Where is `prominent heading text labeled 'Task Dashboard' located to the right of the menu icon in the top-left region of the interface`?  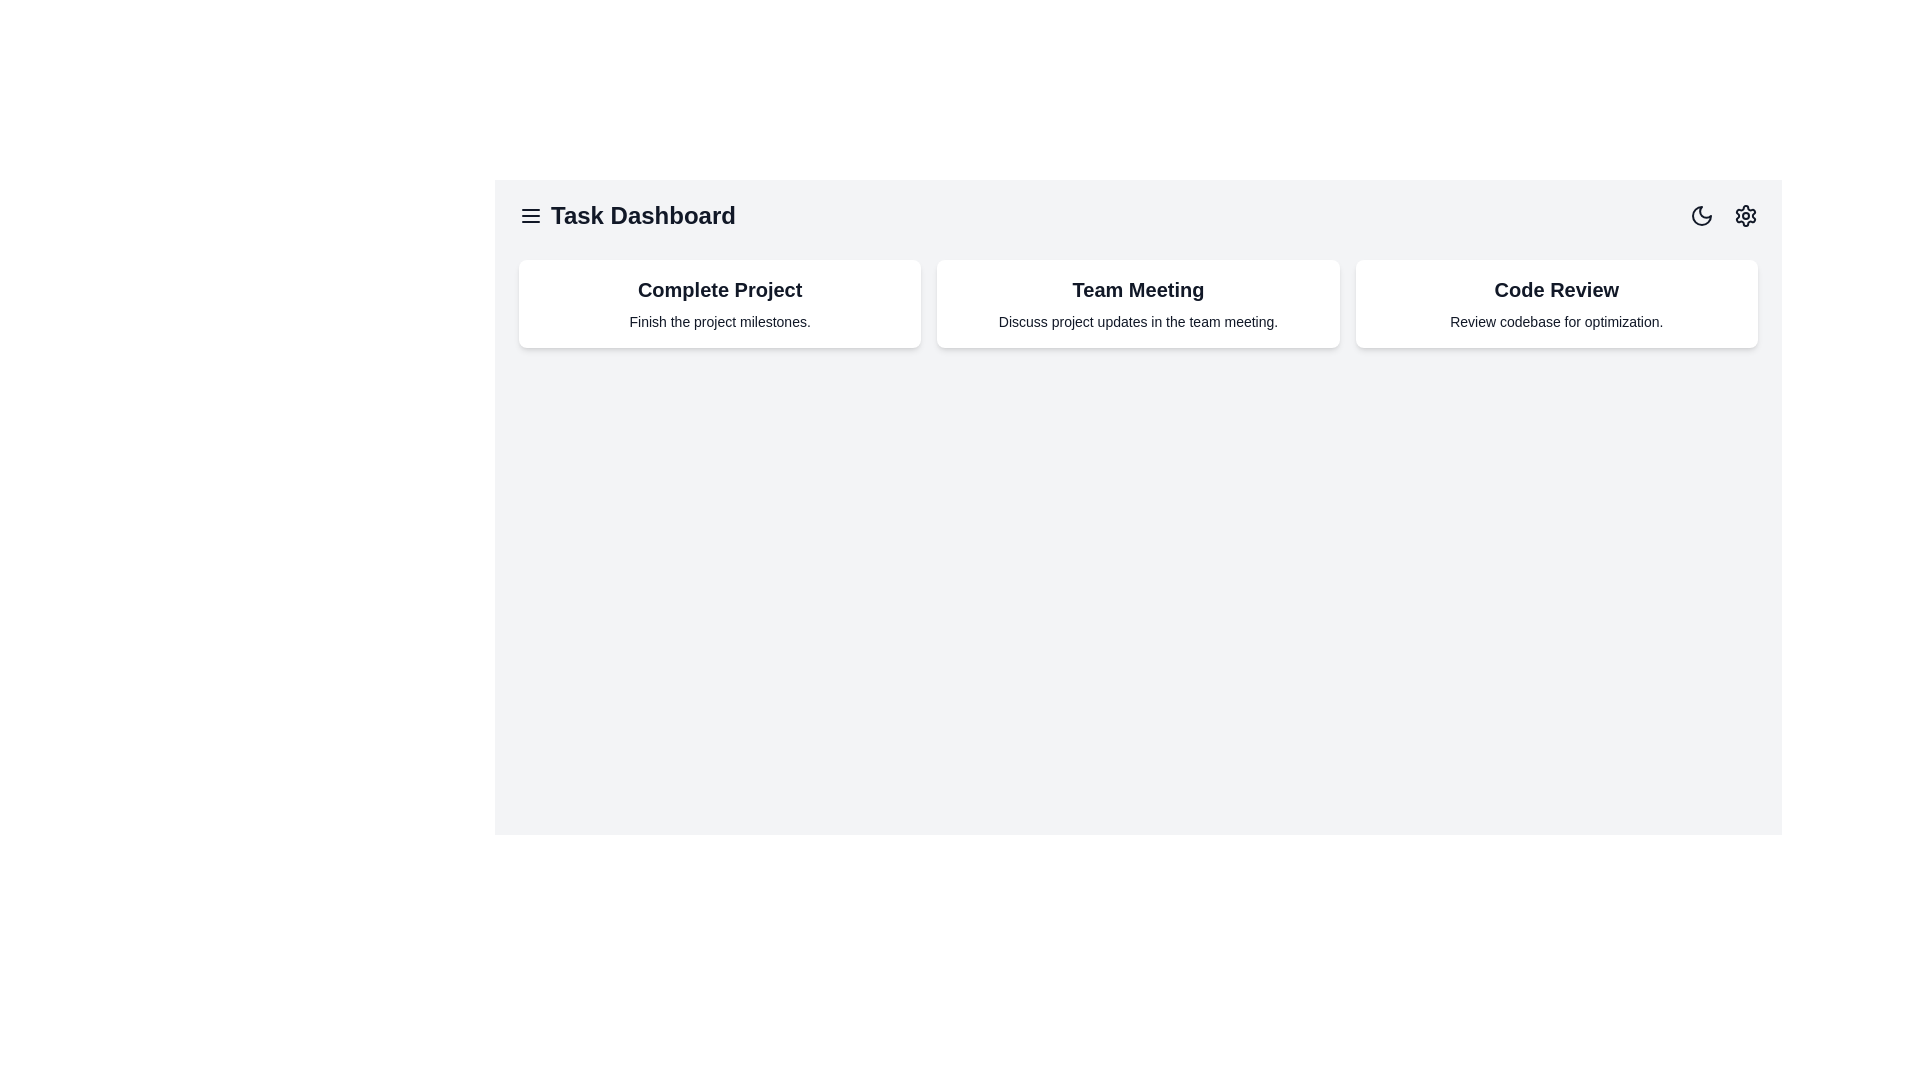
prominent heading text labeled 'Task Dashboard' located to the right of the menu icon in the top-left region of the interface is located at coordinates (643, 216).